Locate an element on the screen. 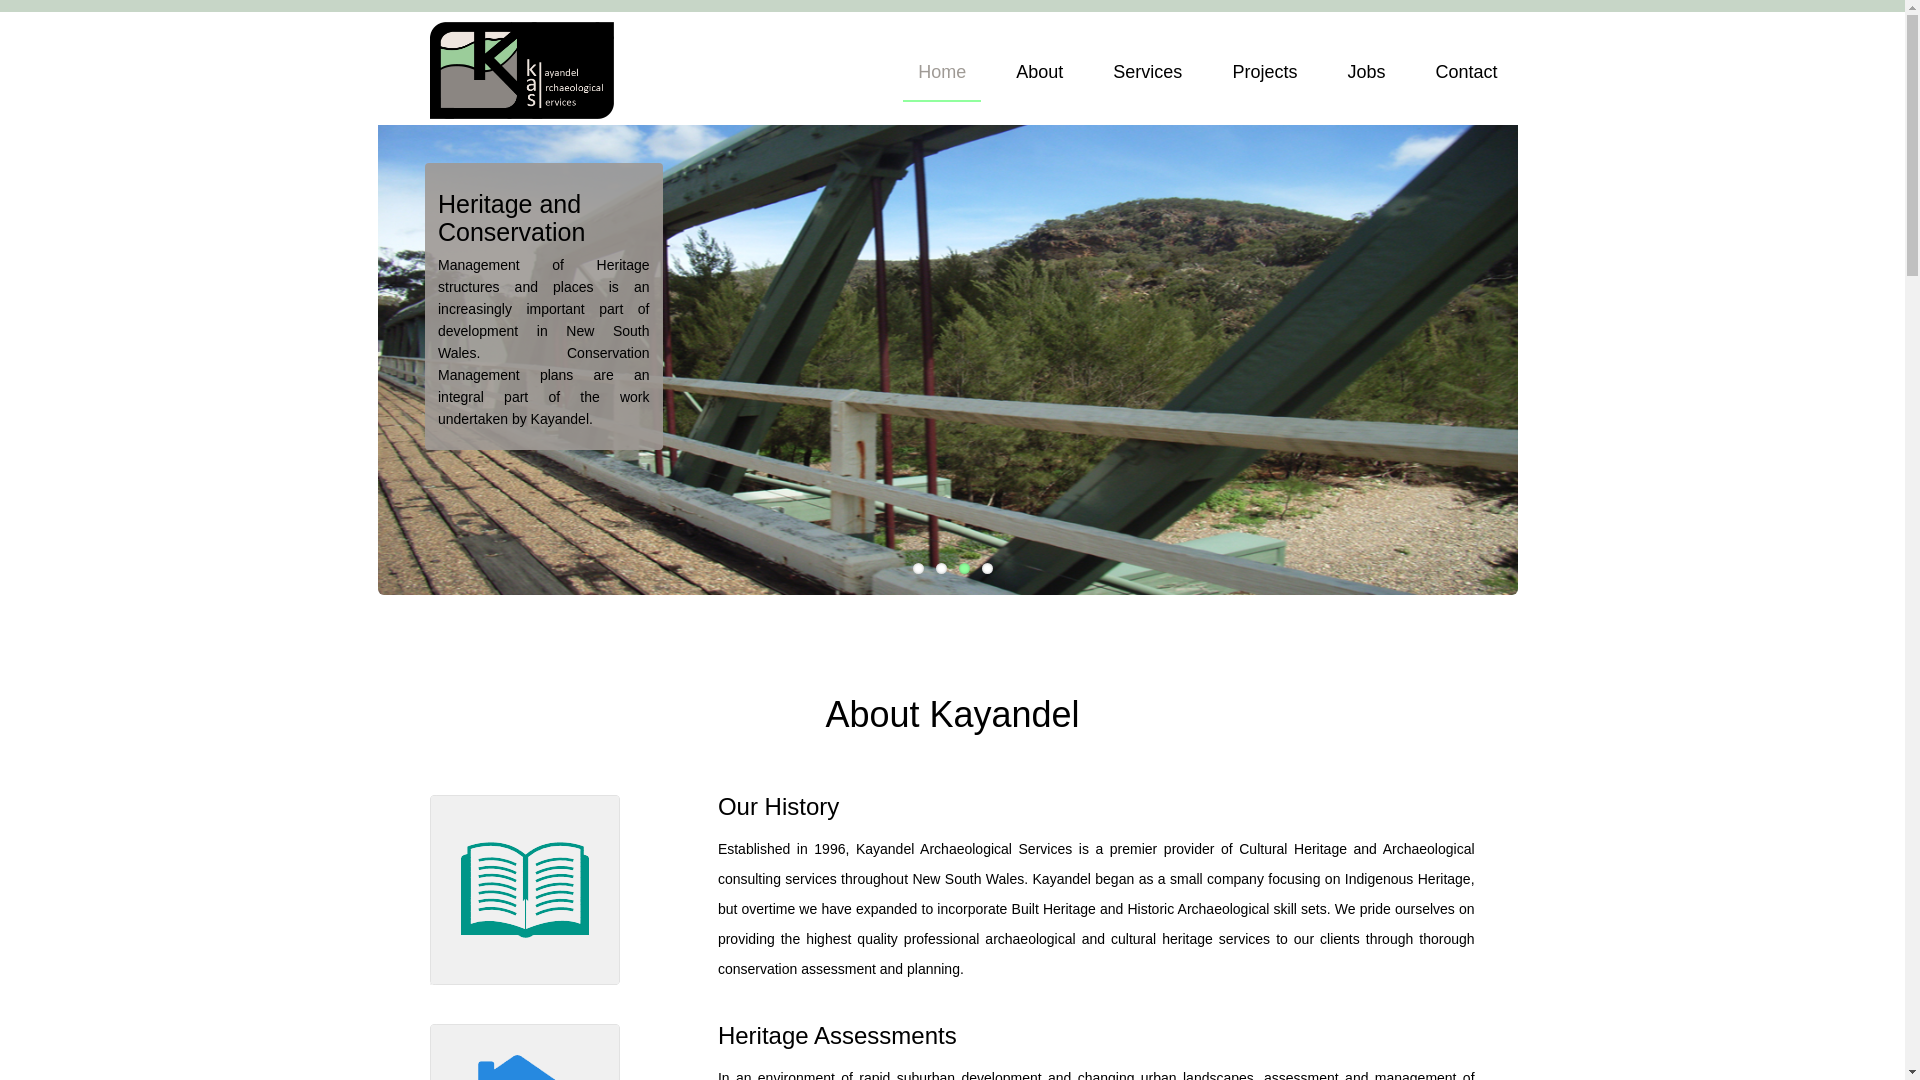 This screenshot has height=1080, width=1920. 'About' is located at coordinates (1001, 76).